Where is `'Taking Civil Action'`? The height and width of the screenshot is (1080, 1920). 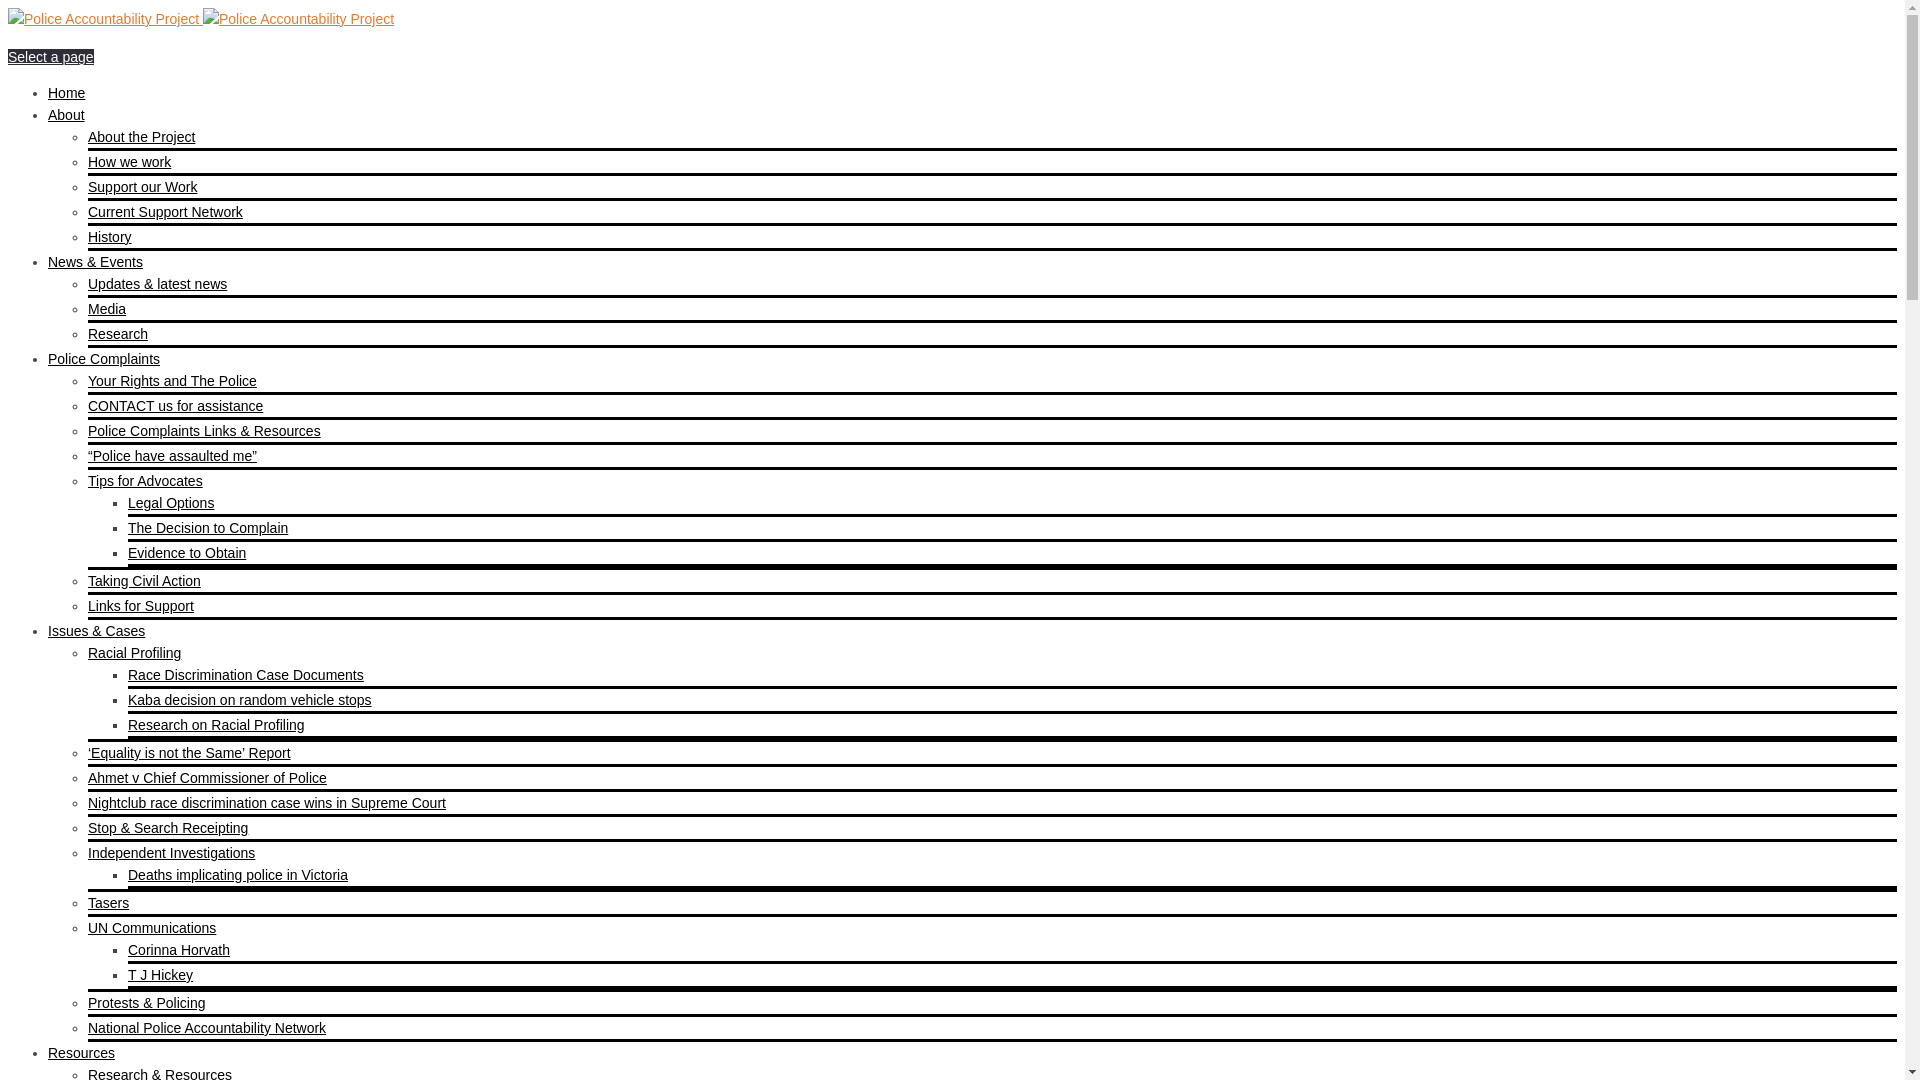
'Taking Civil Action' is located at coordinates (143, 581).